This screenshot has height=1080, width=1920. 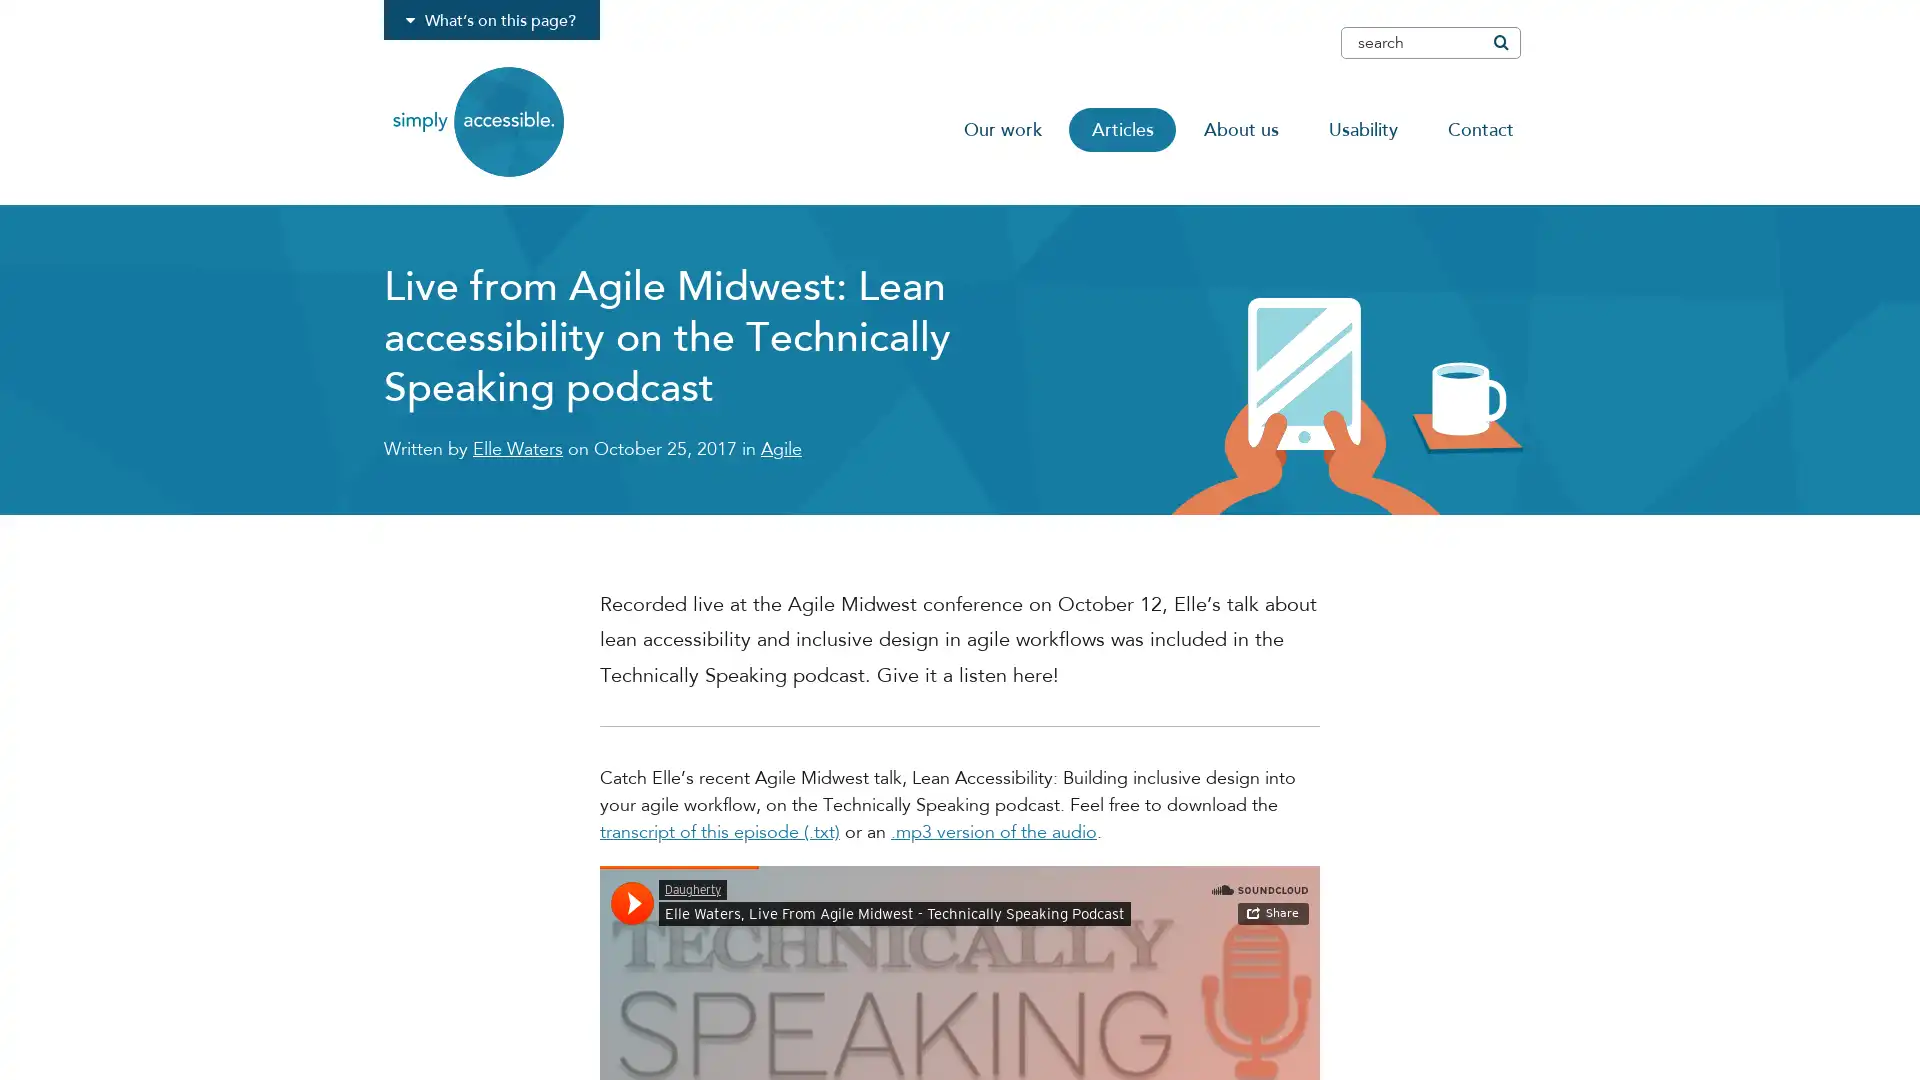 What do you see at coordinates (1499, 42) in the screenshot?
I see `Submit Search` at bounding box center [1499, 42].